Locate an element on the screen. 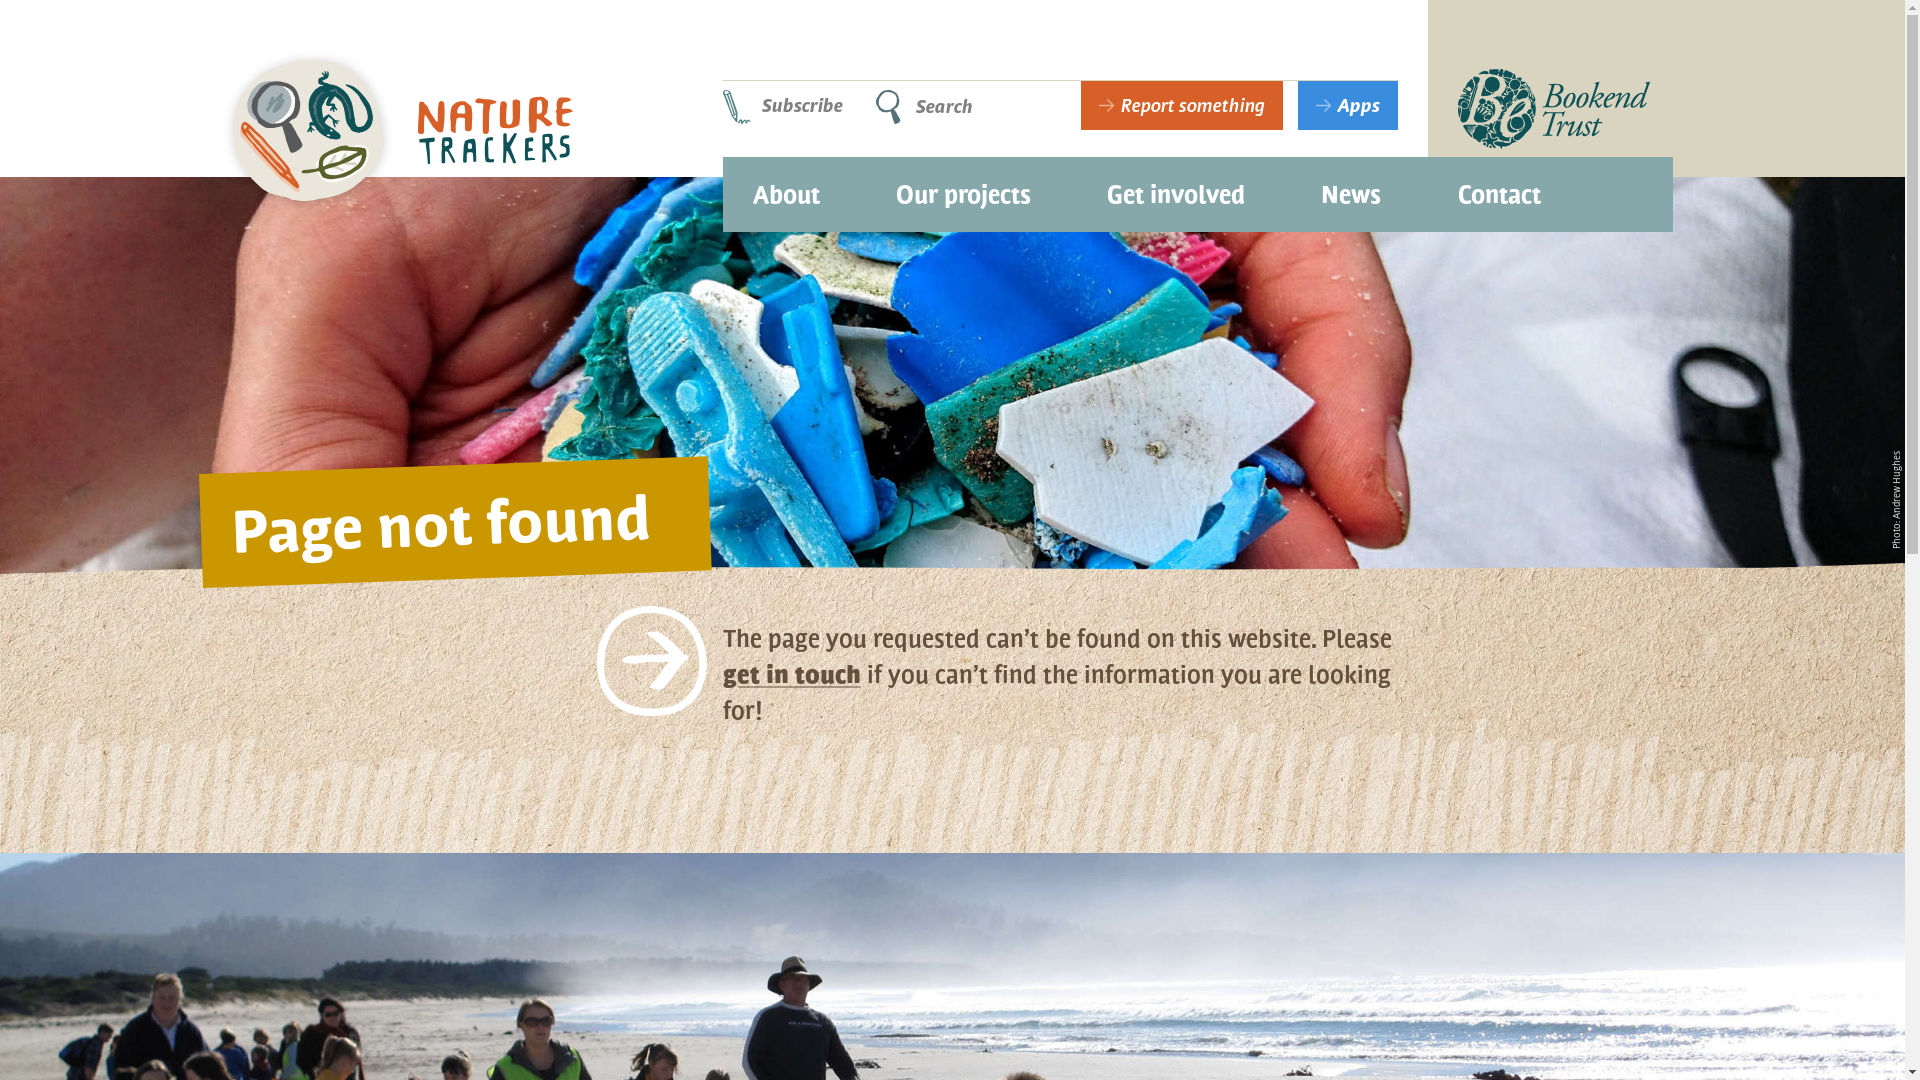 The image size is (1920, 1080). 'News' is located at coordinates (1350, 186).